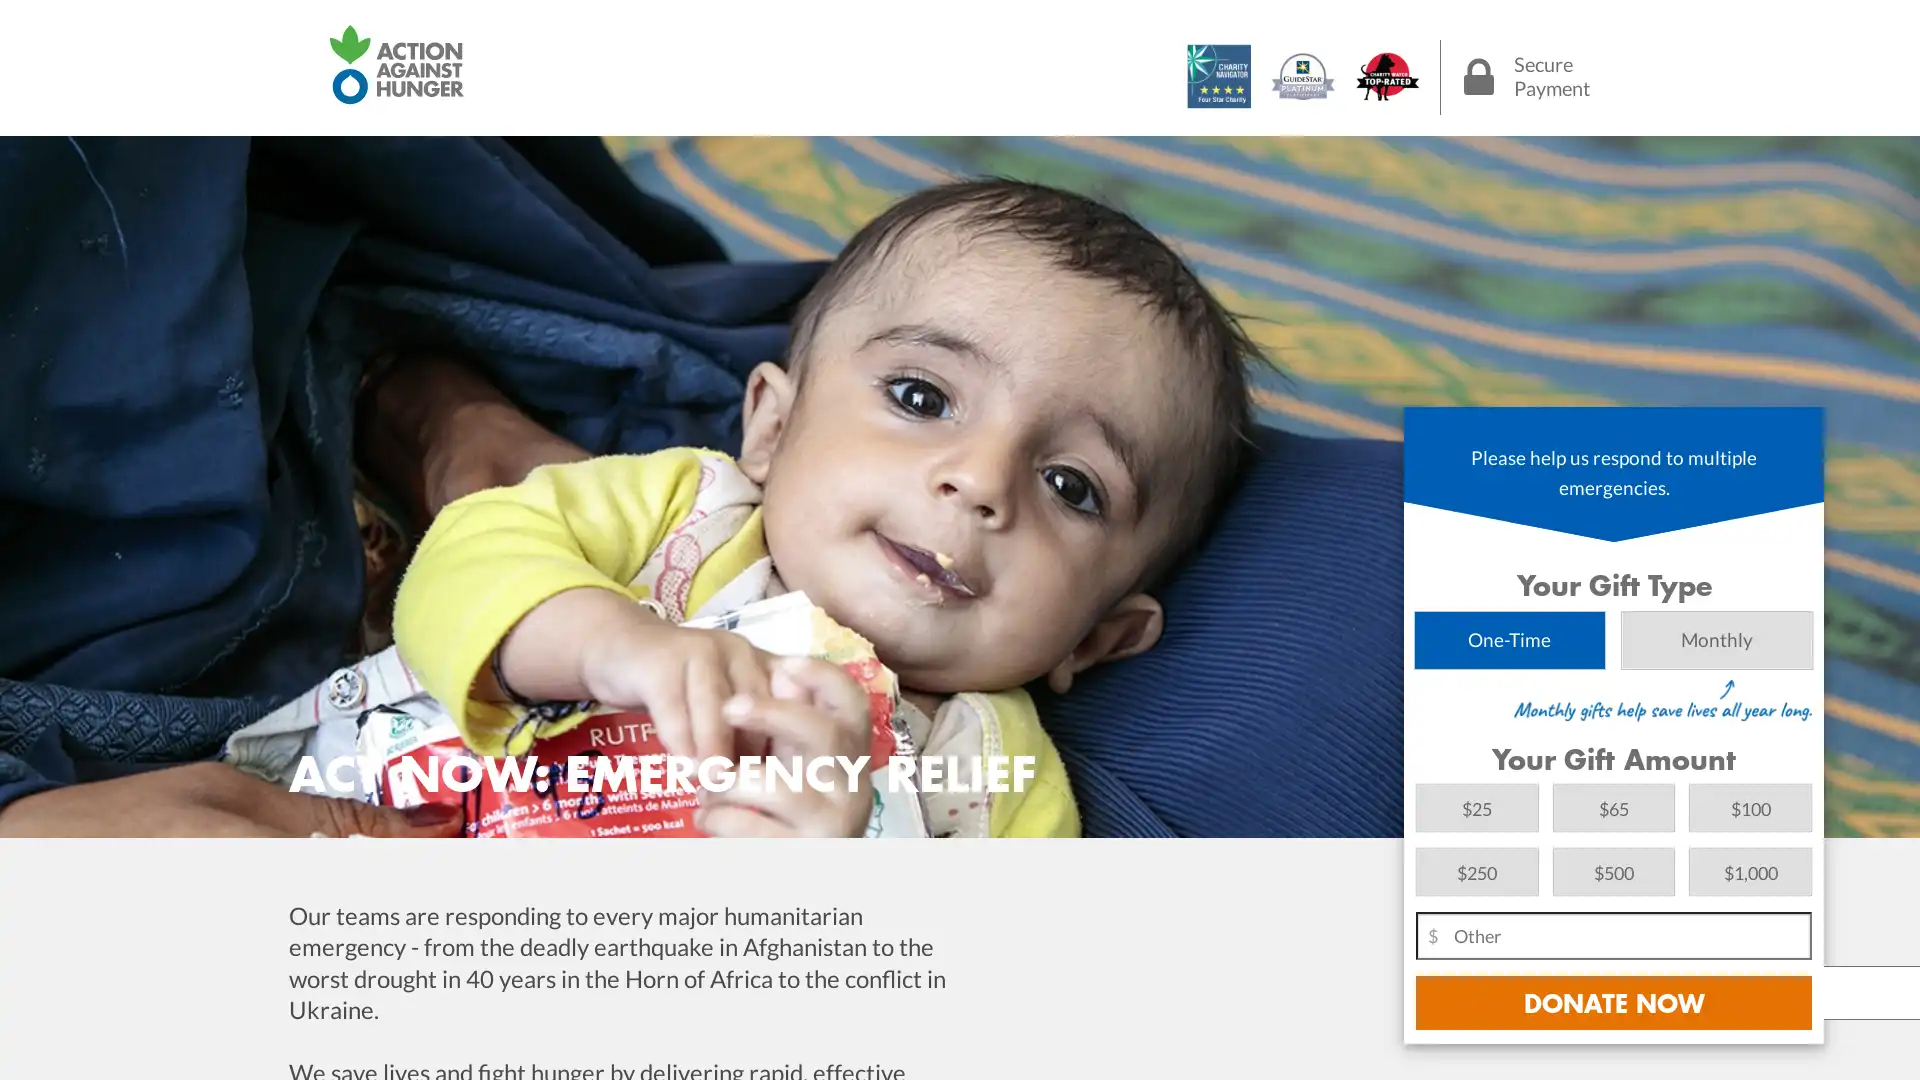  Describe the element at coordinates (1749, 806) in the screenshot. I see `$100` at that location.